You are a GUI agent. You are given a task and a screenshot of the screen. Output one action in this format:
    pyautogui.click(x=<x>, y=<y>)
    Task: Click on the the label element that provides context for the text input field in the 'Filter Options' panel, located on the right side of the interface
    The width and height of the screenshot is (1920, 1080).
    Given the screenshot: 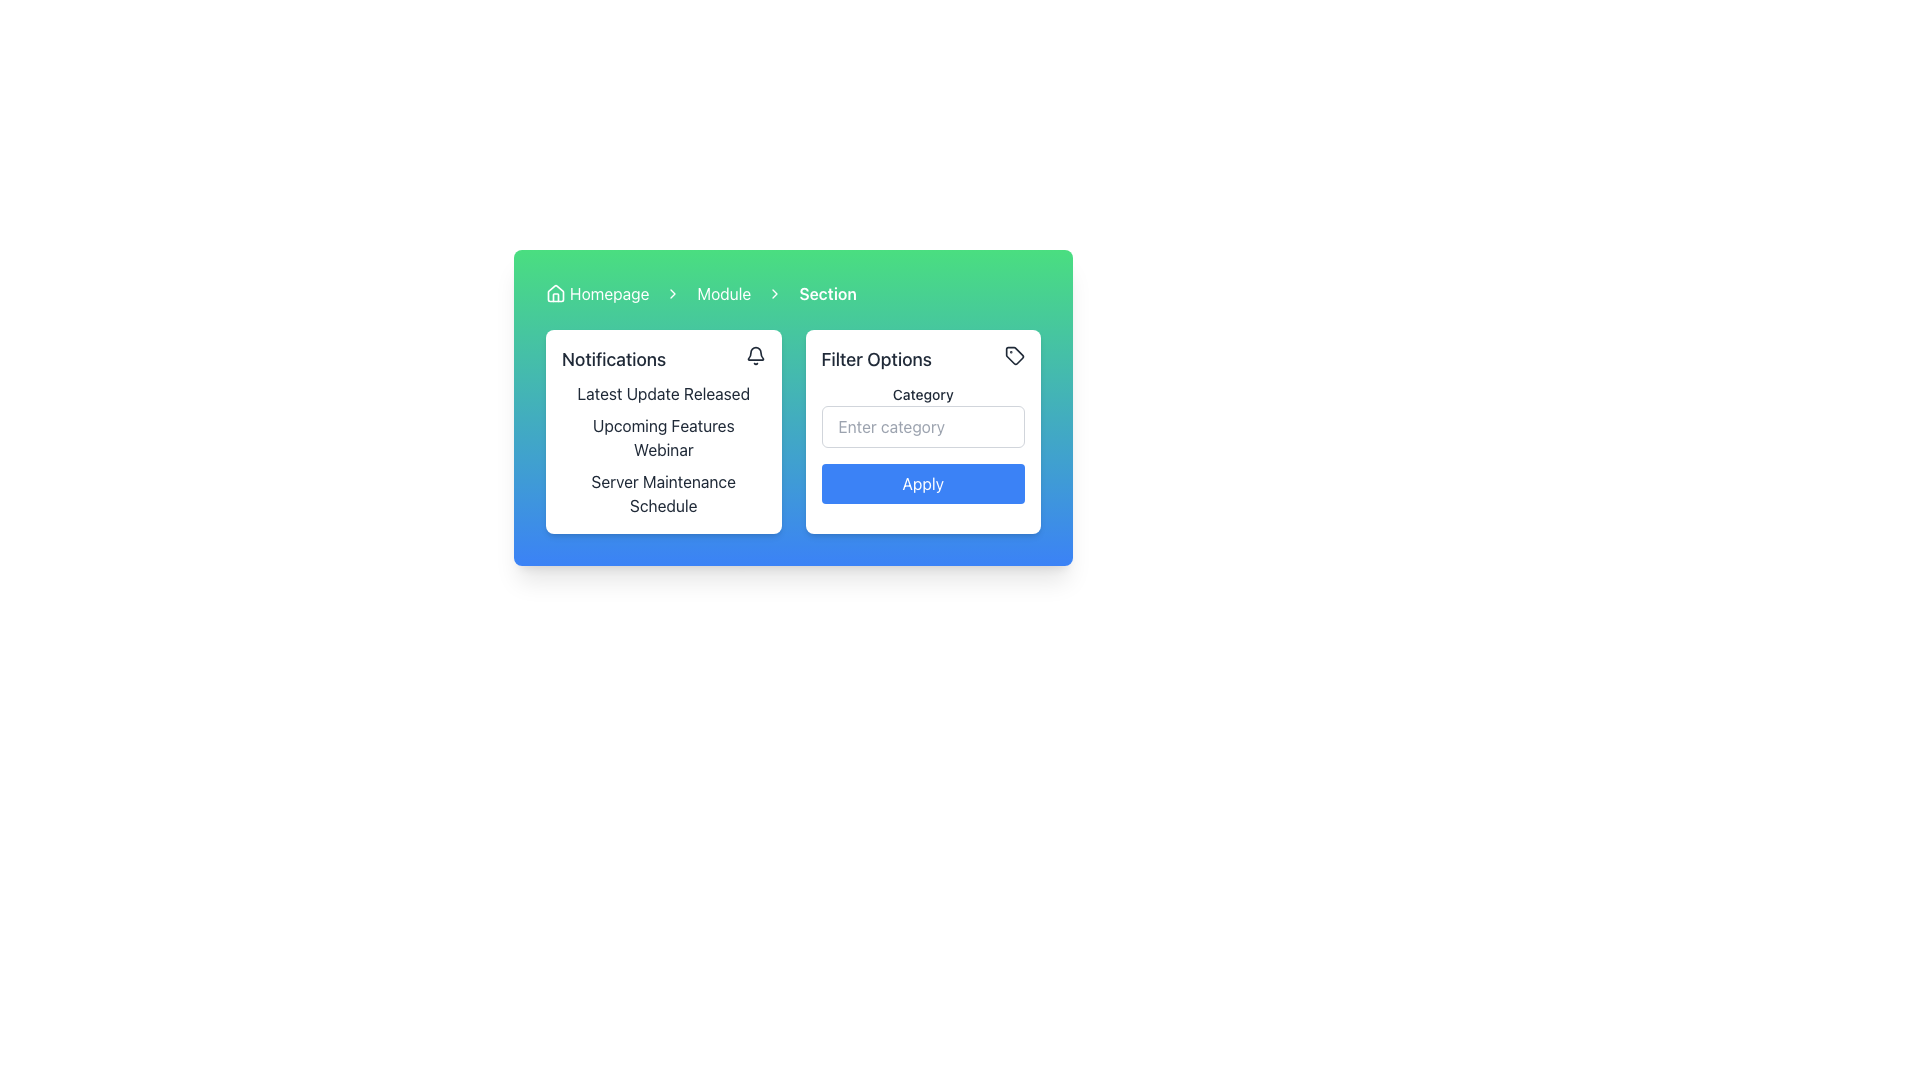 What is the action you would take?
    pyautogui.click(x=922, y=394)
    